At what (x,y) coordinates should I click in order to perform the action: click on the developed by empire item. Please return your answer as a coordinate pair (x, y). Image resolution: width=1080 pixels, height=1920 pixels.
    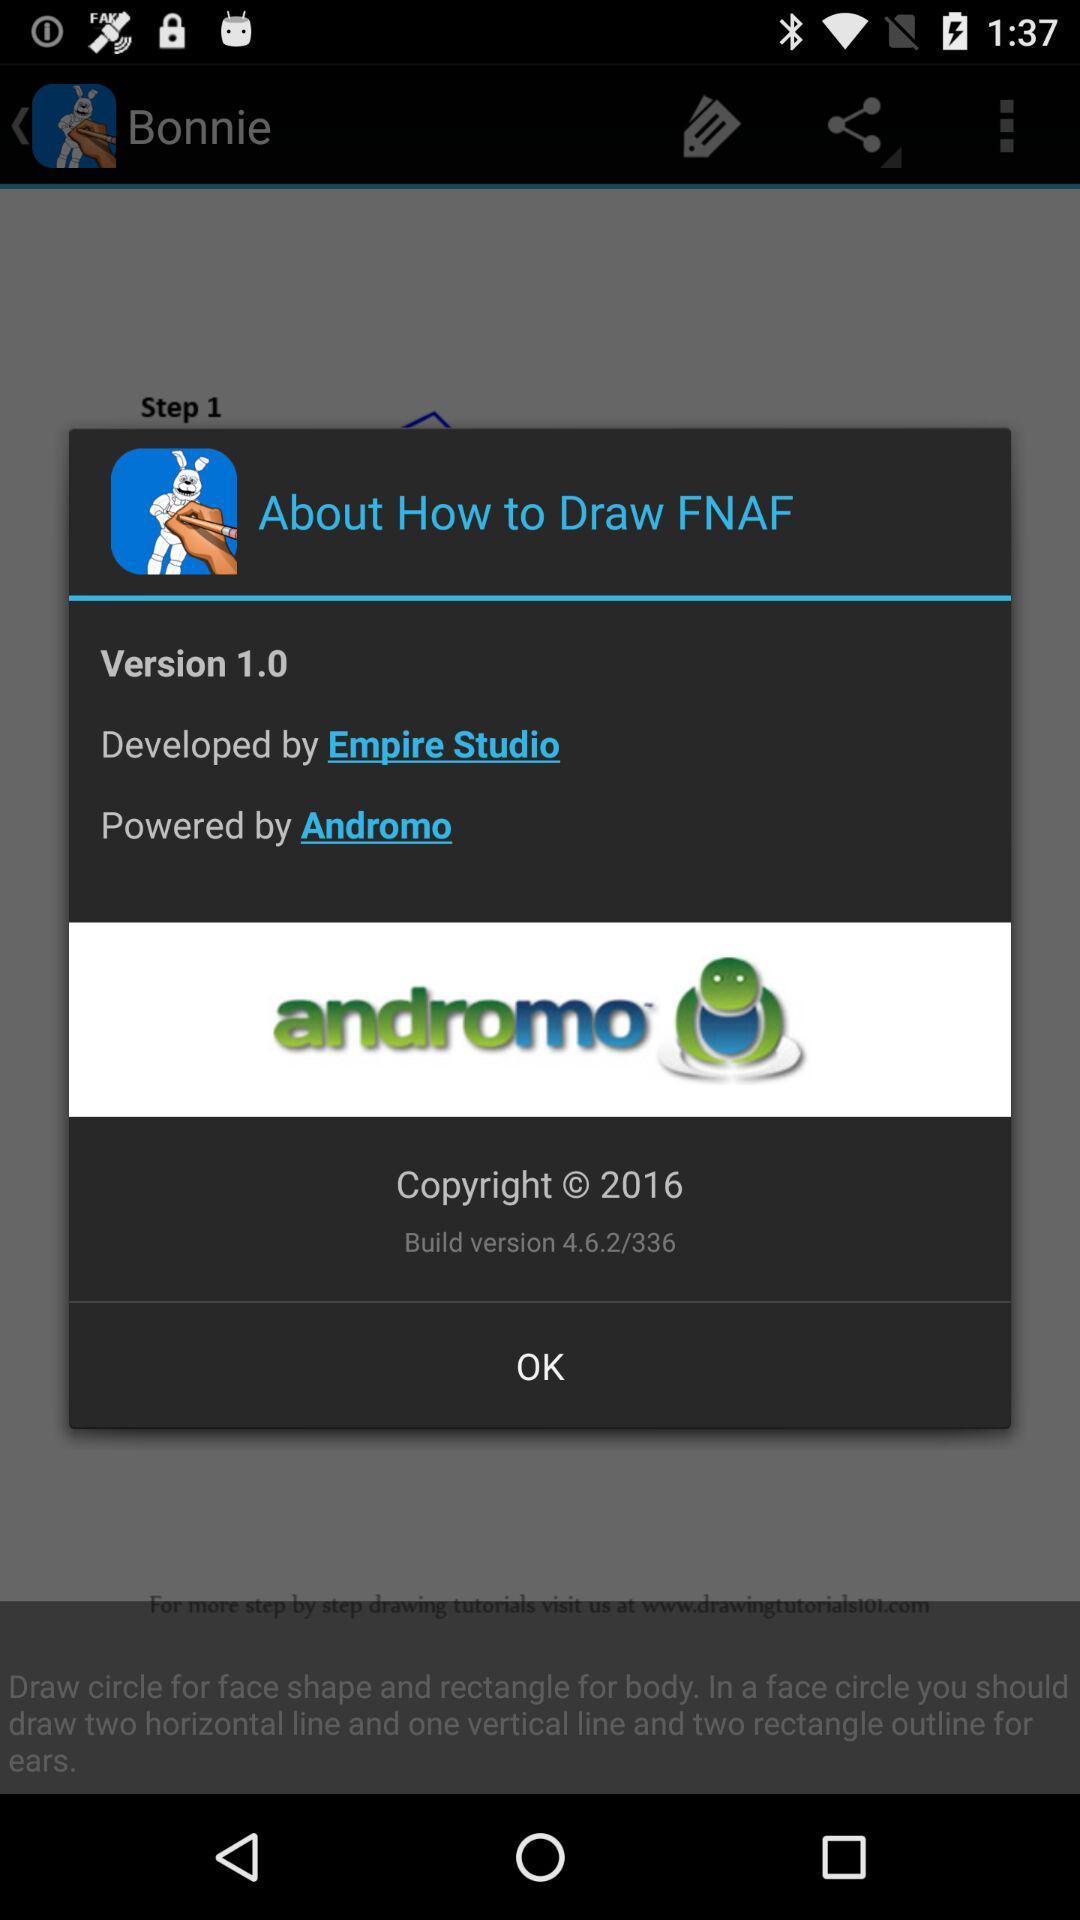
    Looking at the image, I should click on (540, 757).